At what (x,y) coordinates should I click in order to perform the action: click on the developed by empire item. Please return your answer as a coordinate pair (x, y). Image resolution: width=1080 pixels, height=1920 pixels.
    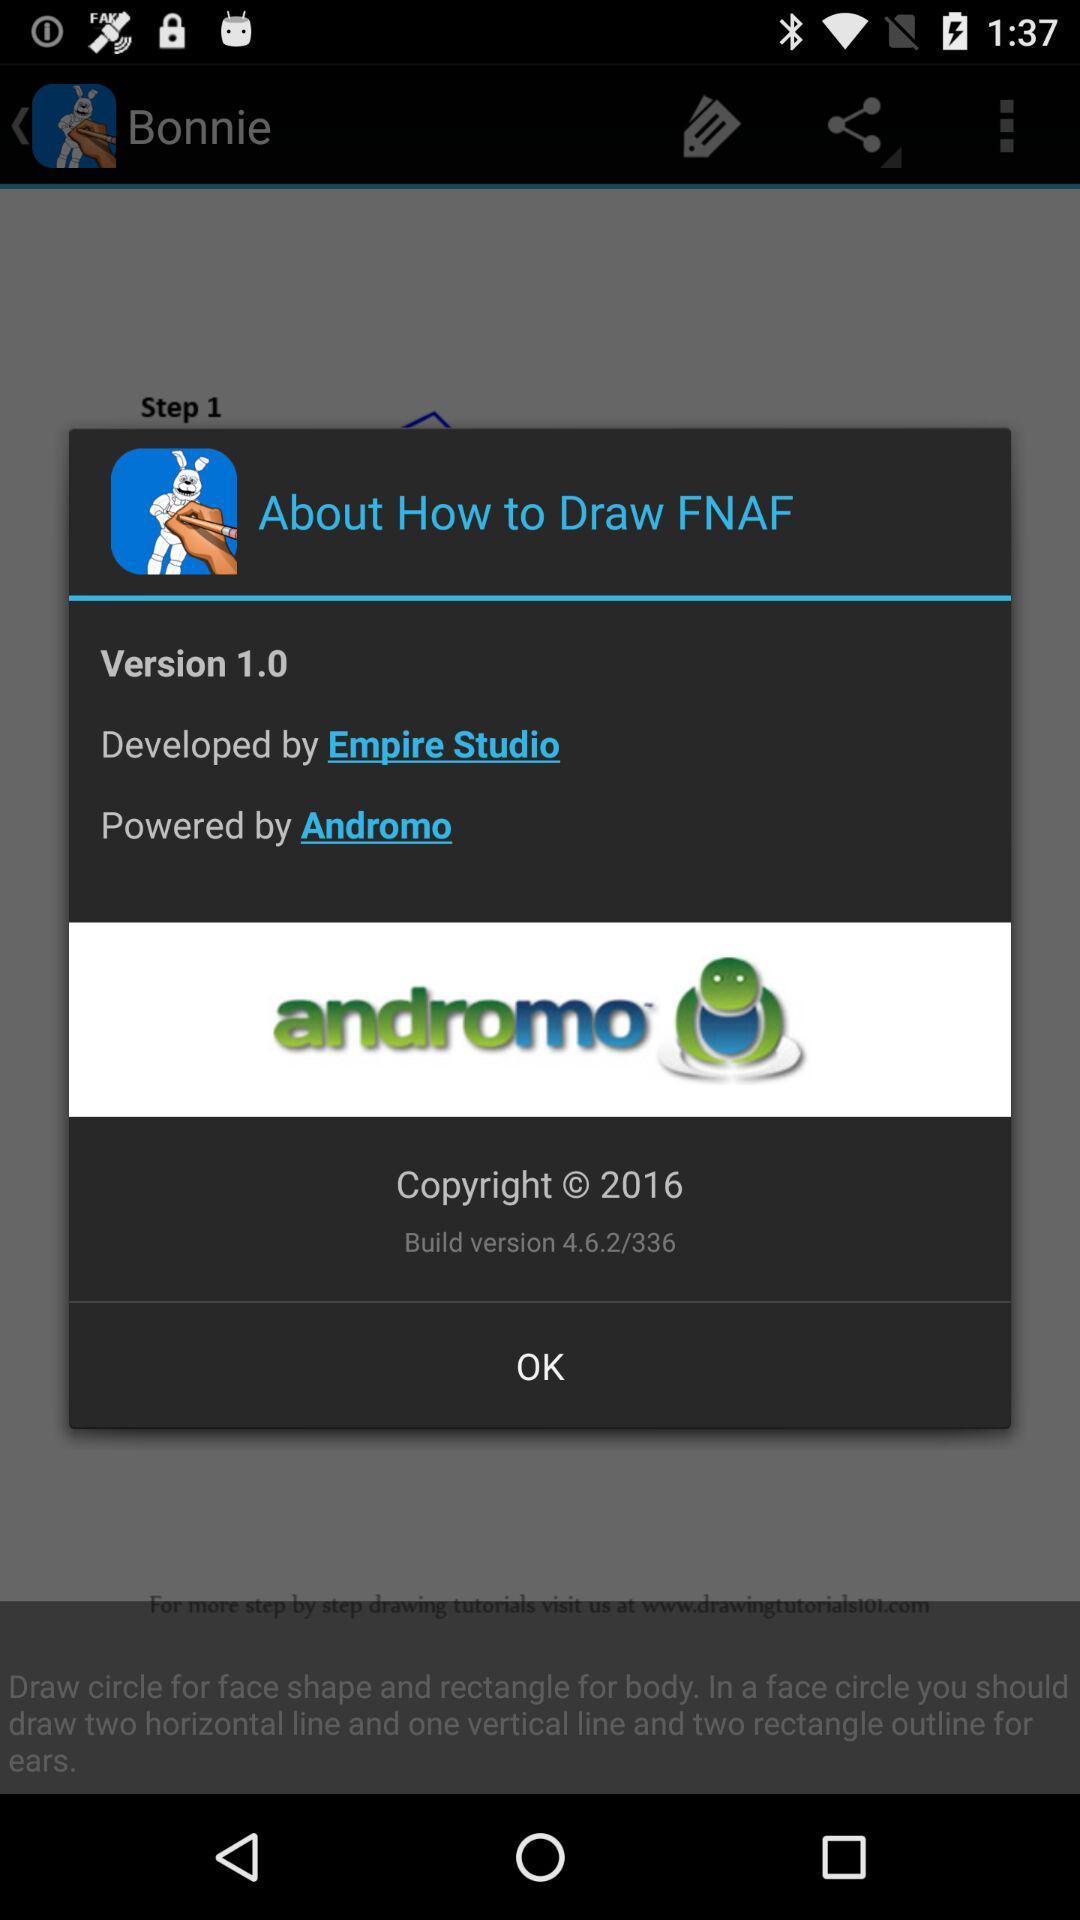
    Looking at the image, I should click on (540, 757).